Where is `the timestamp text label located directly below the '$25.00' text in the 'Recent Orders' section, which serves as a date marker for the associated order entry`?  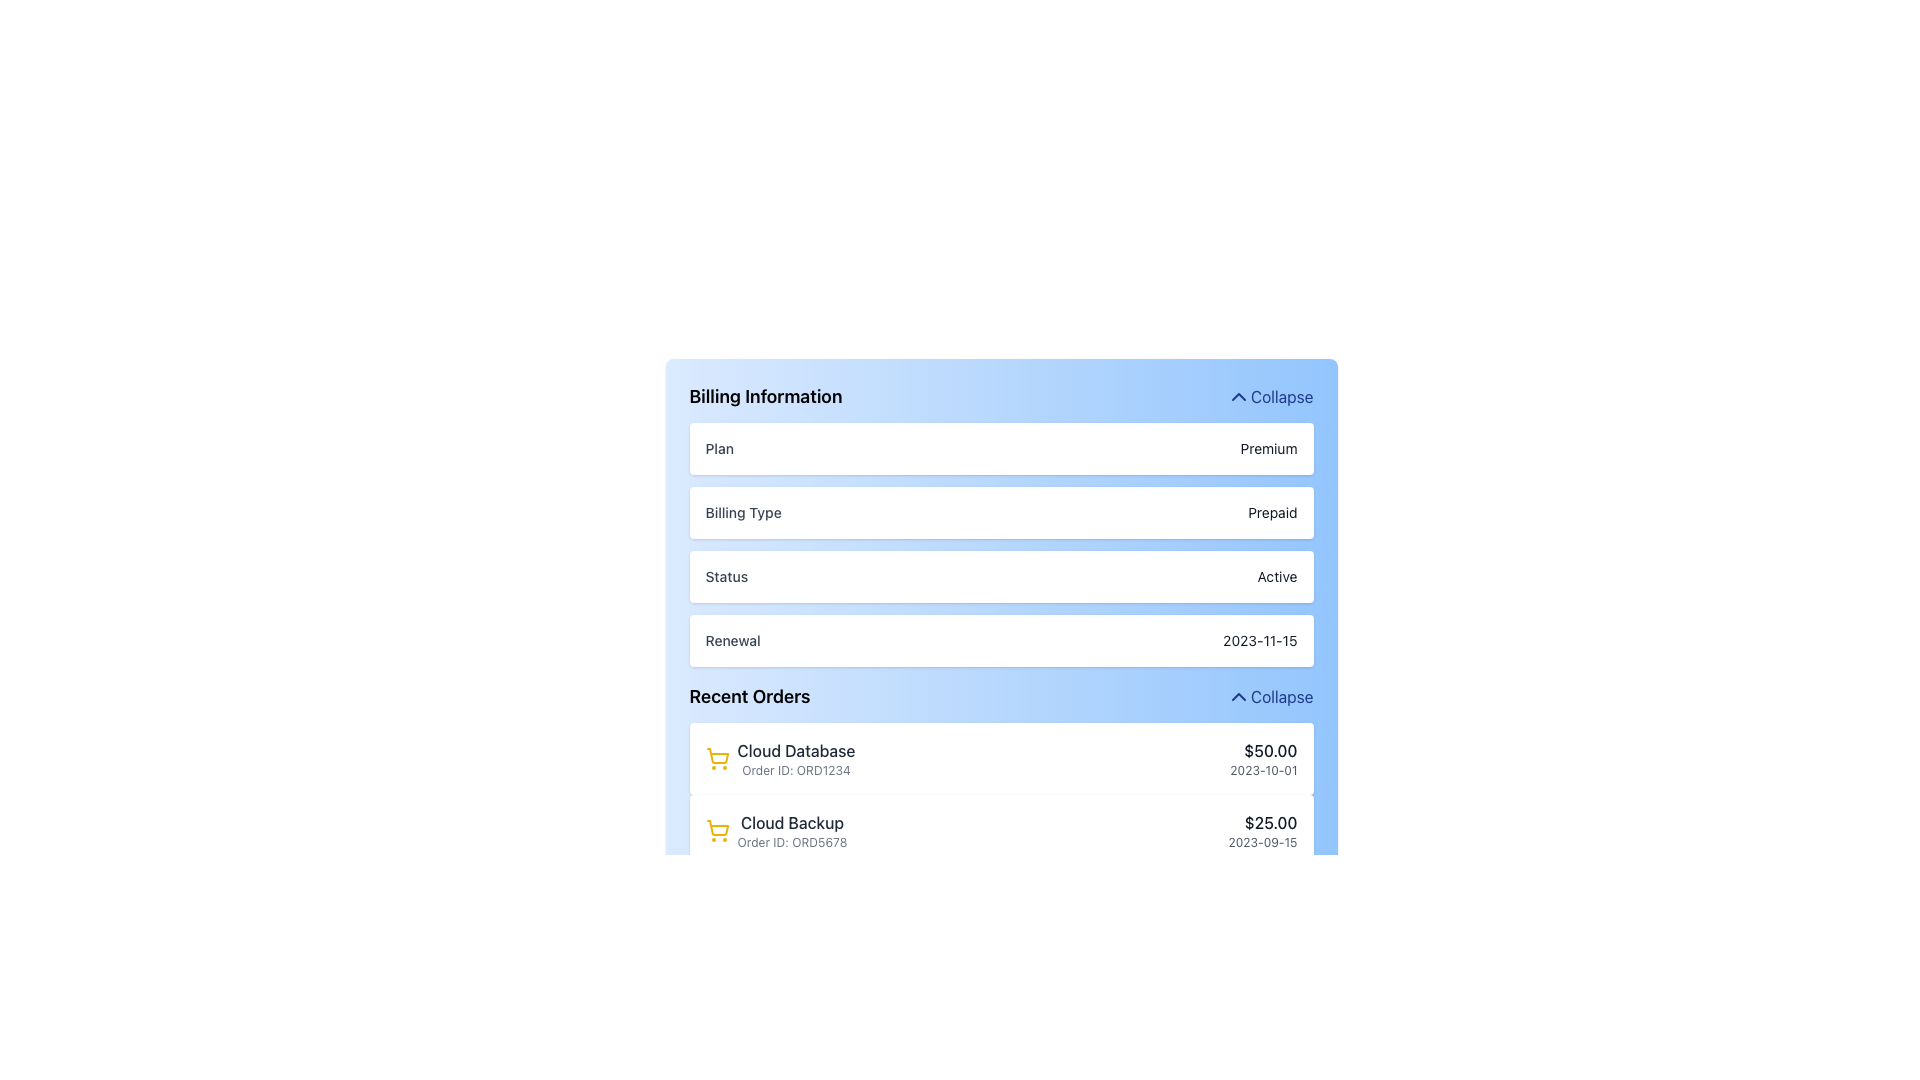
the timestamp text label located directly below the '$25.00' text in the 'Recent Orders' section, which serves as a date marker for the associated order entry is located at coordinates (1261, 843).